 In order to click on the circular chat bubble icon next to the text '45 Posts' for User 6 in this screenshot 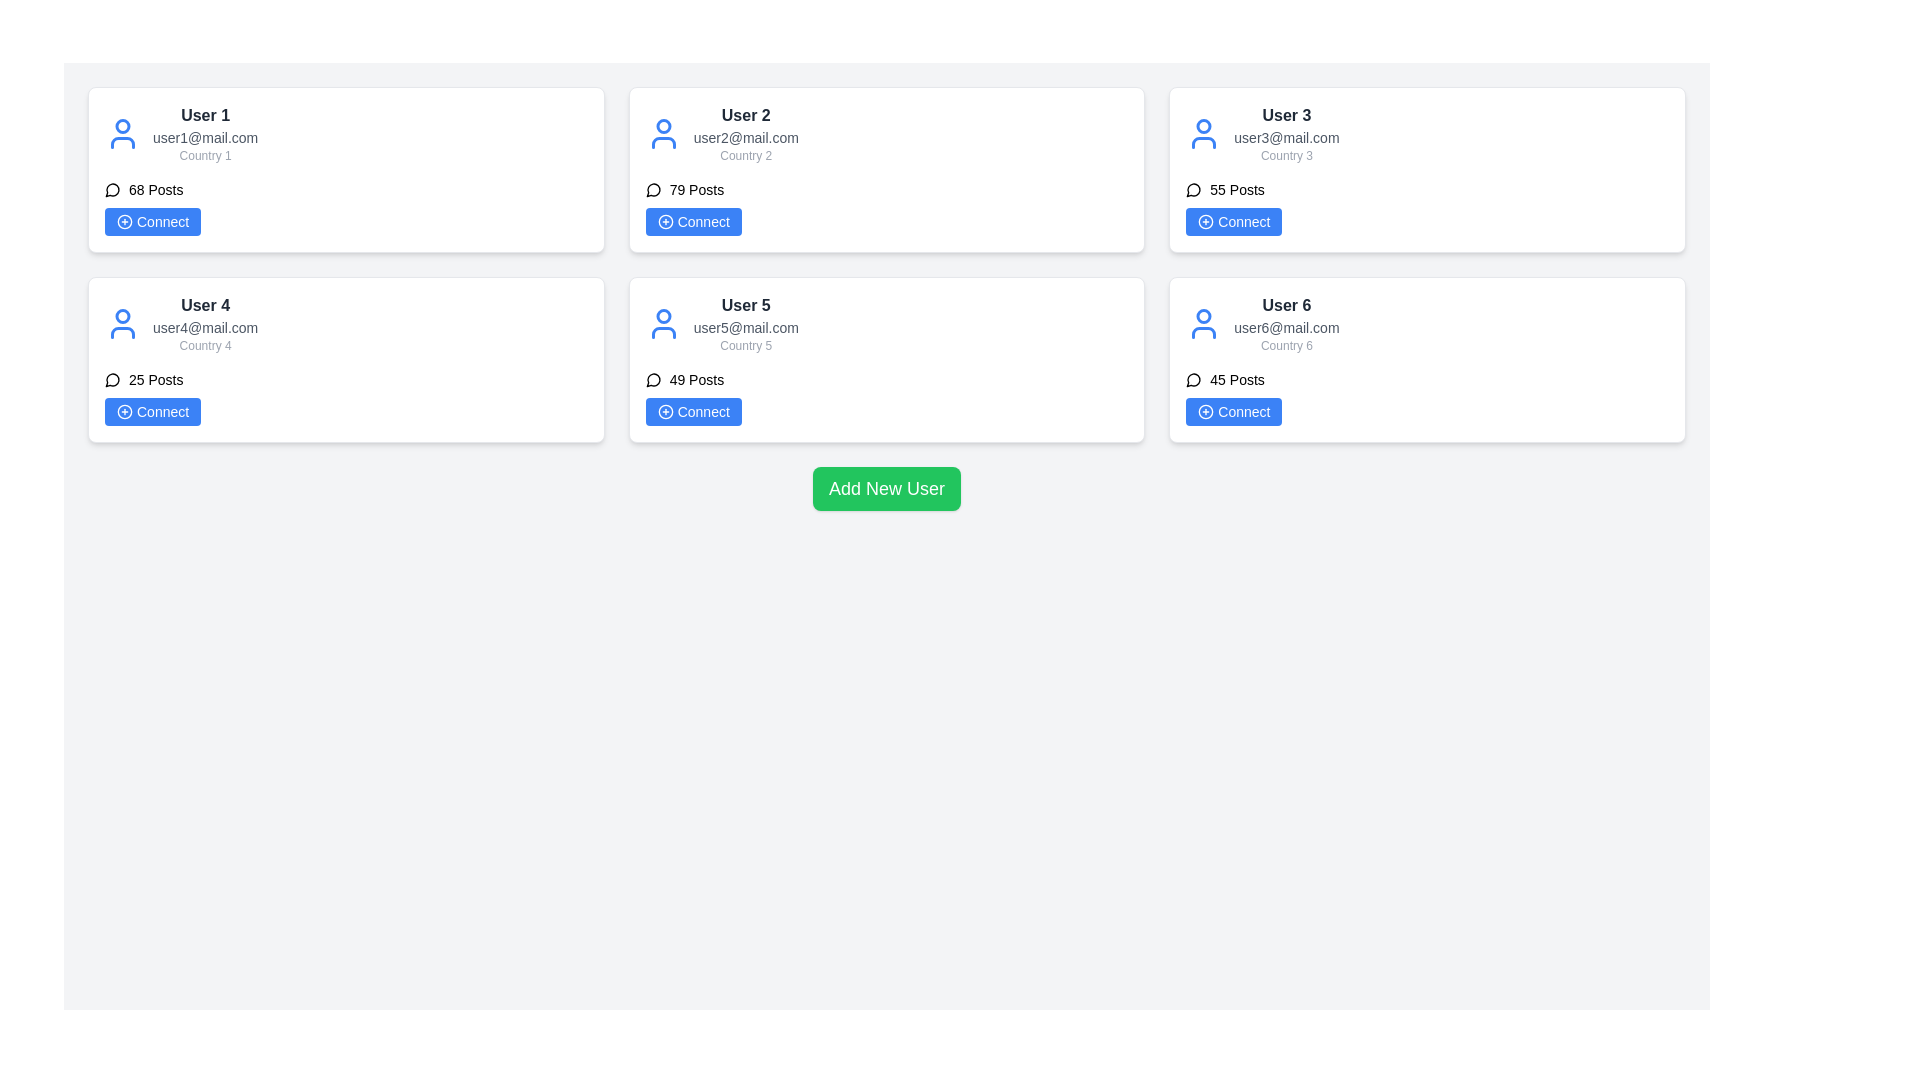, I will do `click(1194, 380)`.